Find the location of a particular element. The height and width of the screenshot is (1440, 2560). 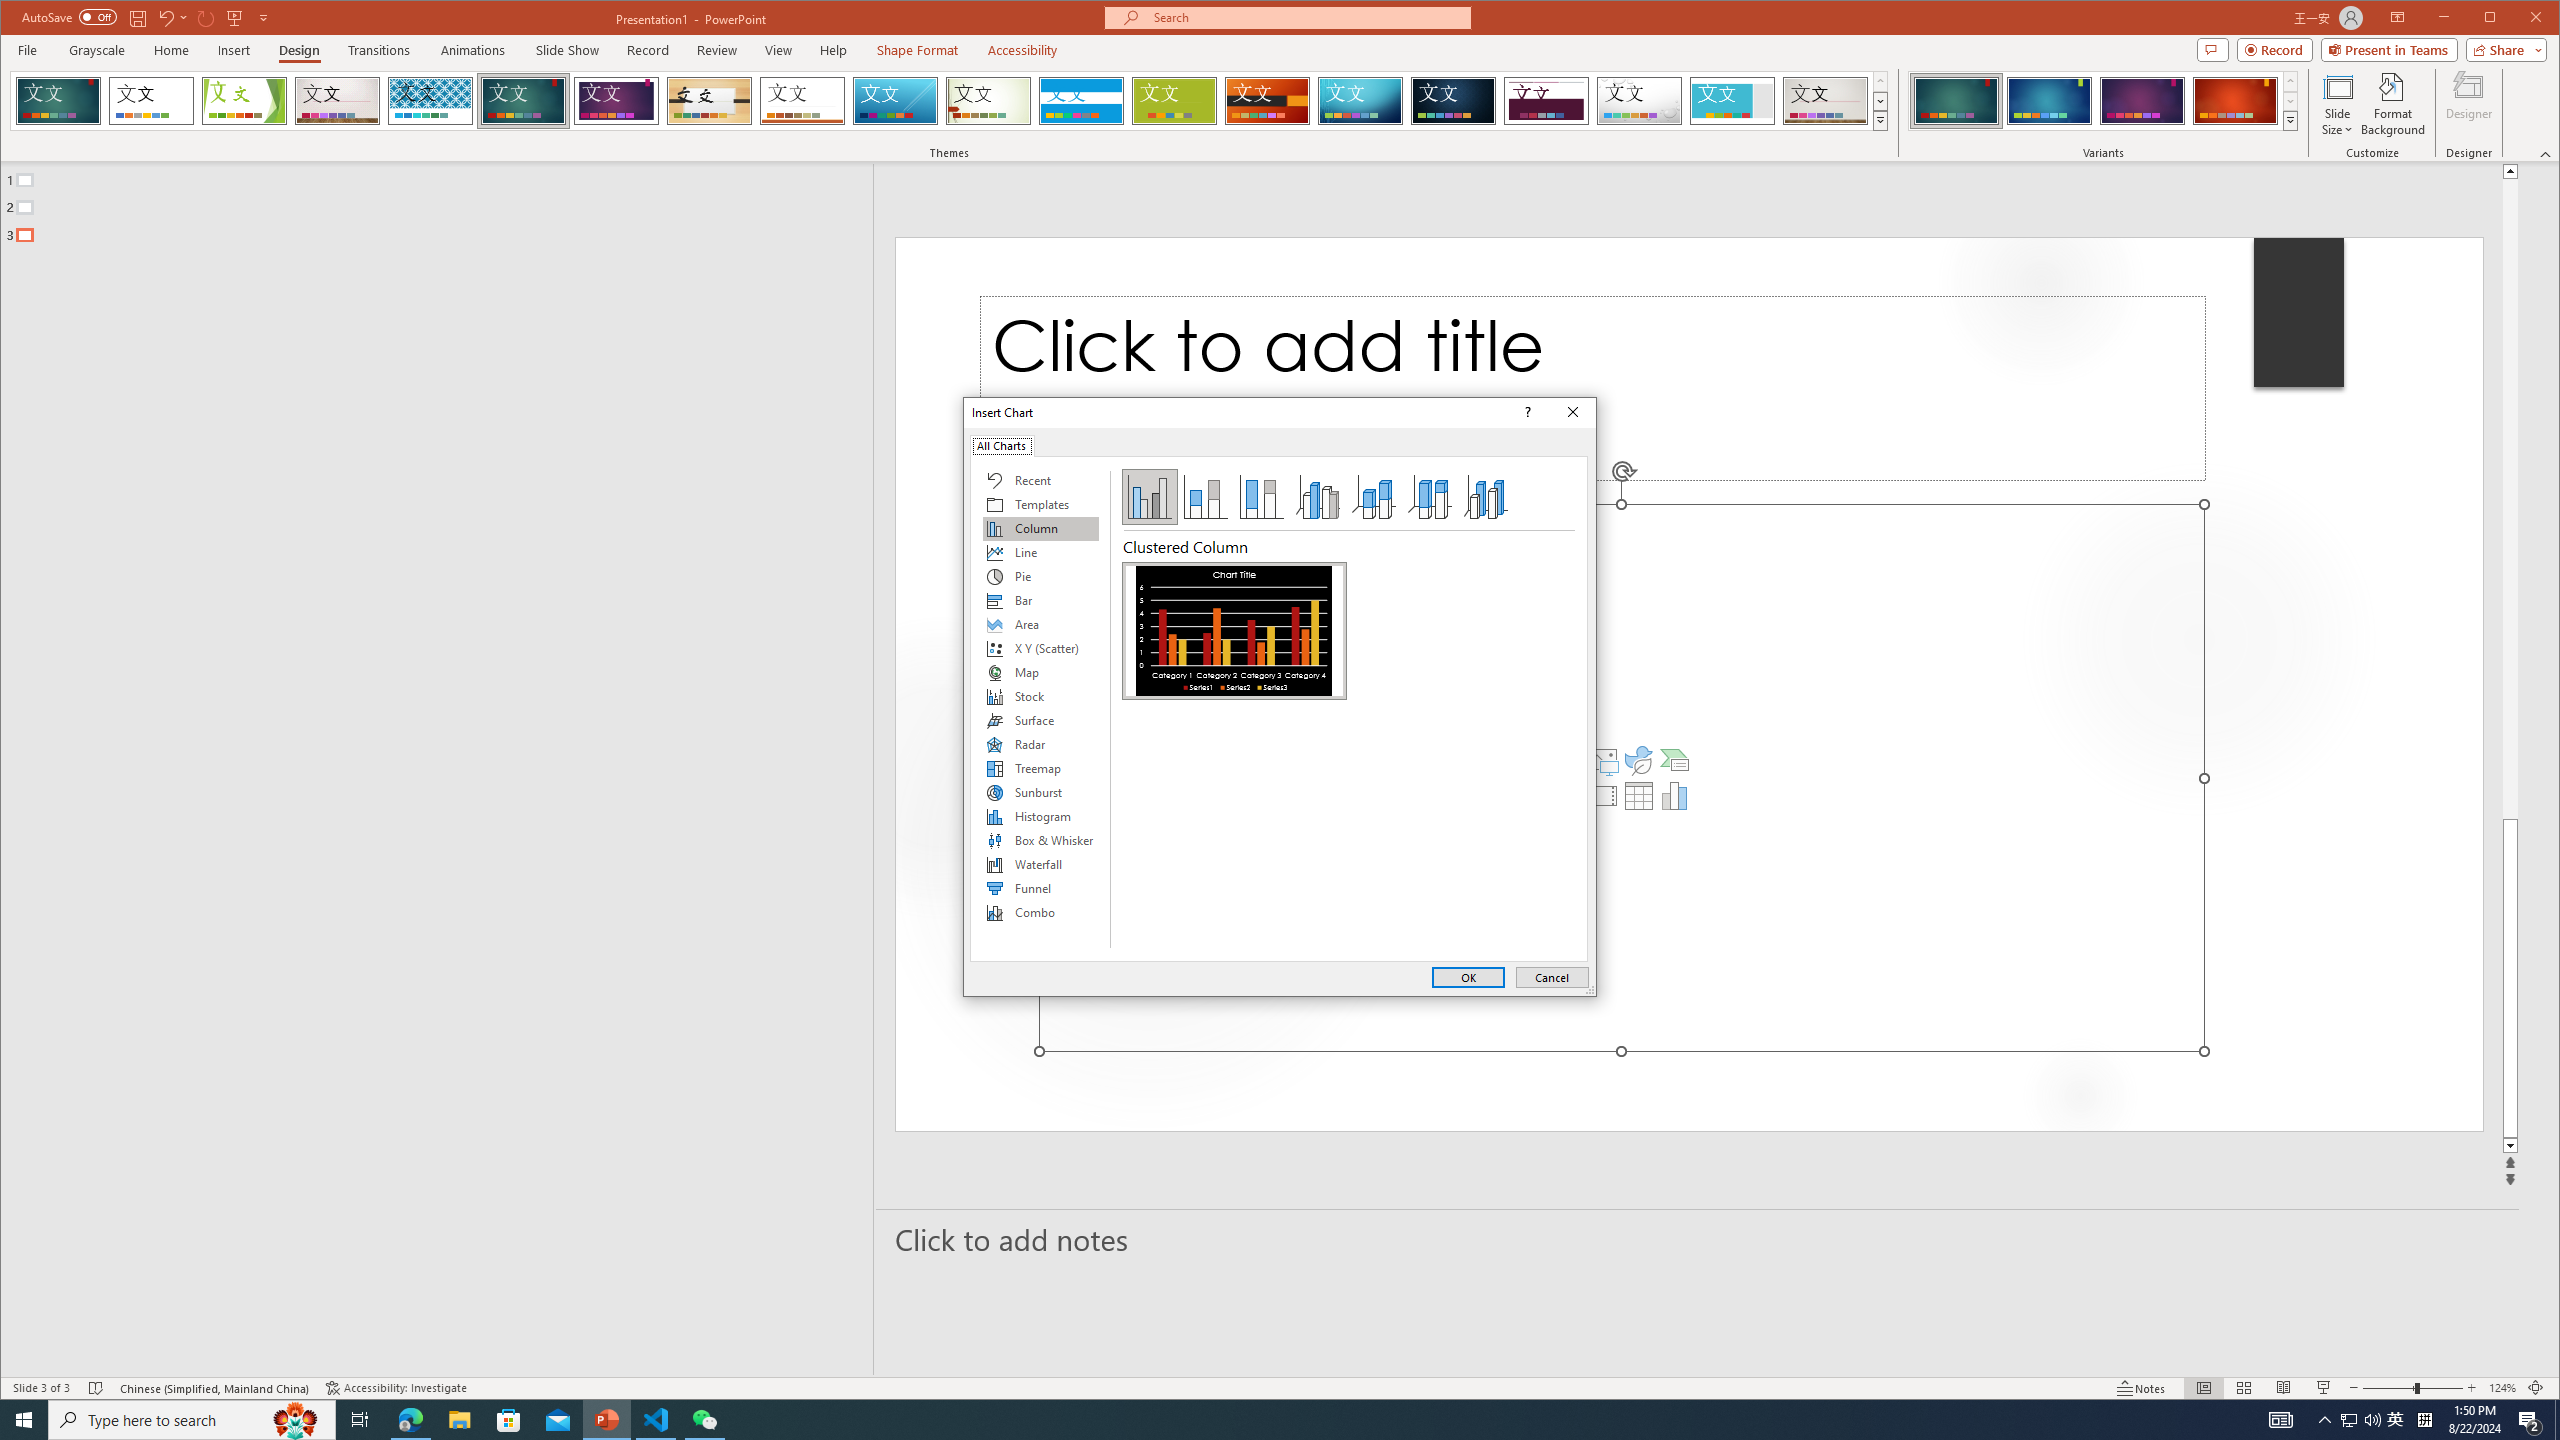

'Banded' is located at coordinates (1080, 100).